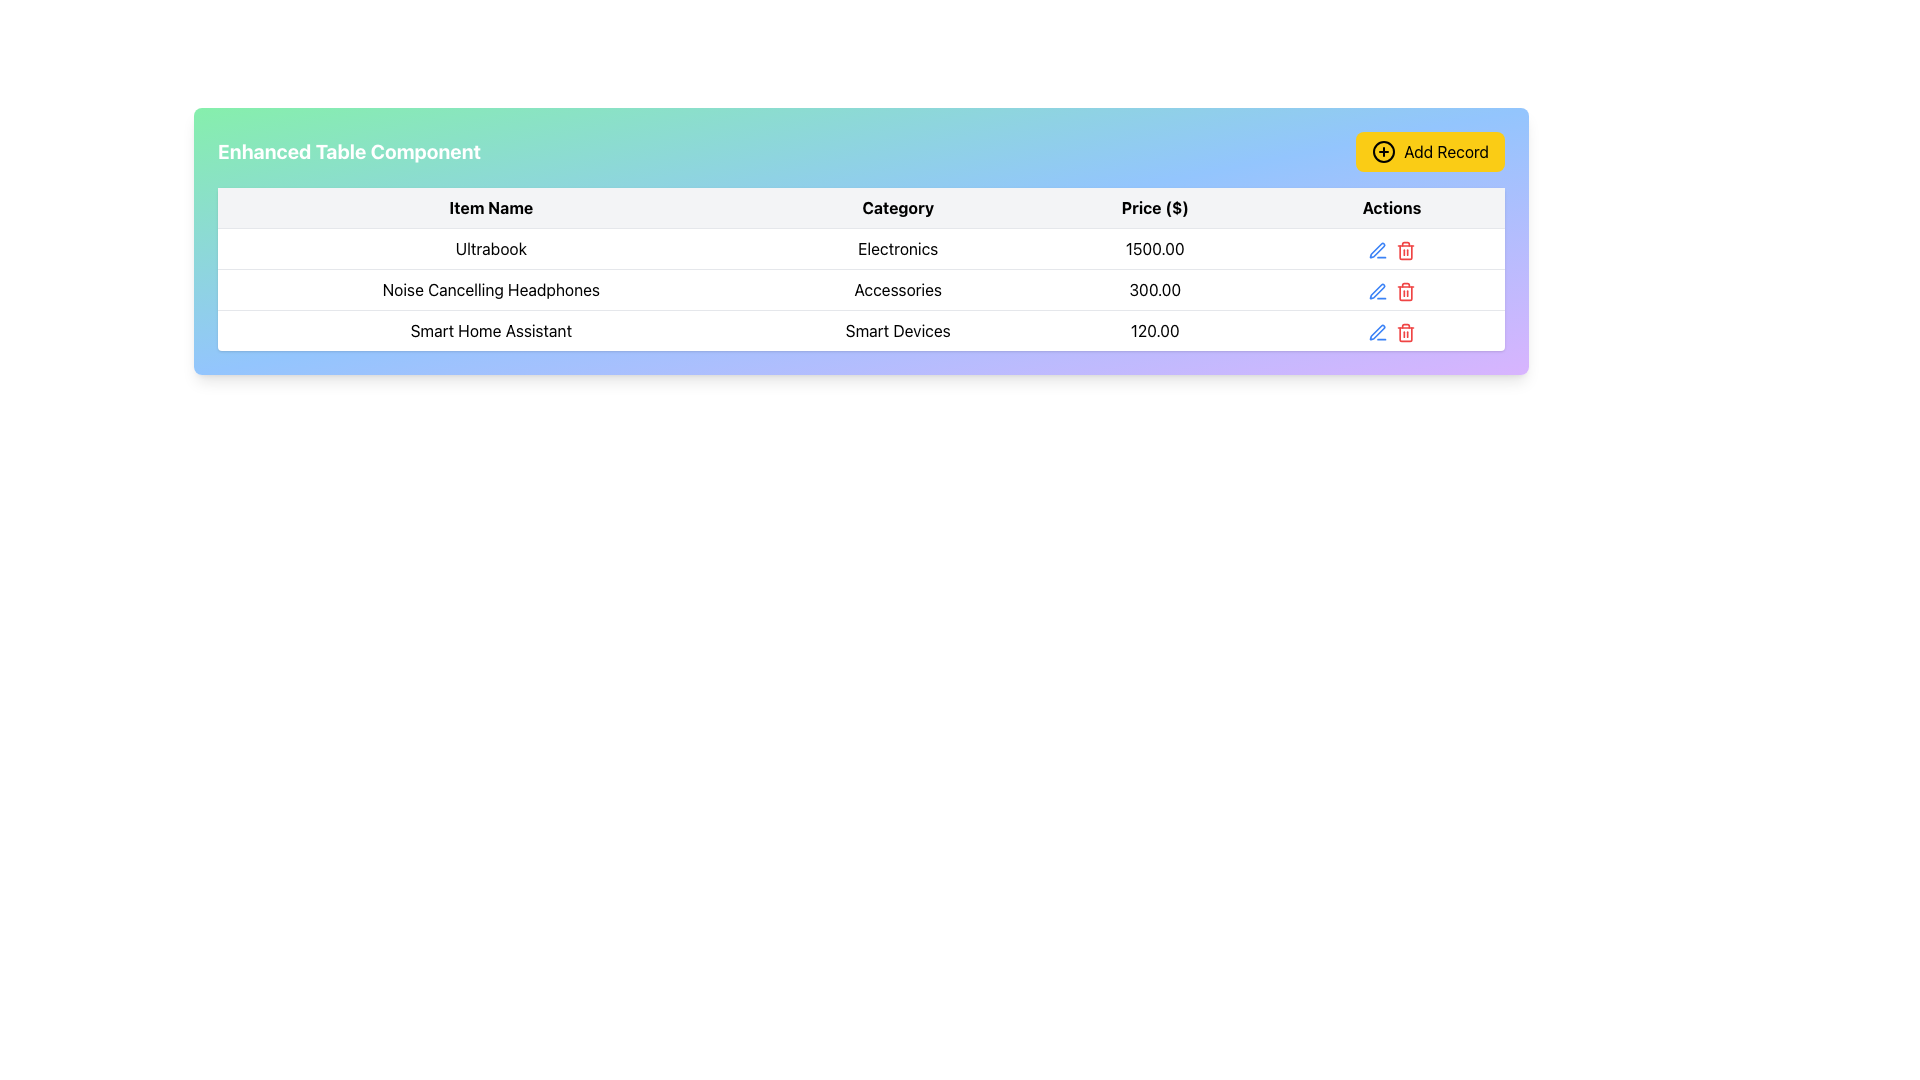 The height and width of the screenshot is (1080, 1920). Describe the element at coordinates (861, 329) in the screenshot. I see `the third row of the table that contains product information, specifically for 'Smart Home Assistant', 'Smart Devices', and '$120.00'` at that location.